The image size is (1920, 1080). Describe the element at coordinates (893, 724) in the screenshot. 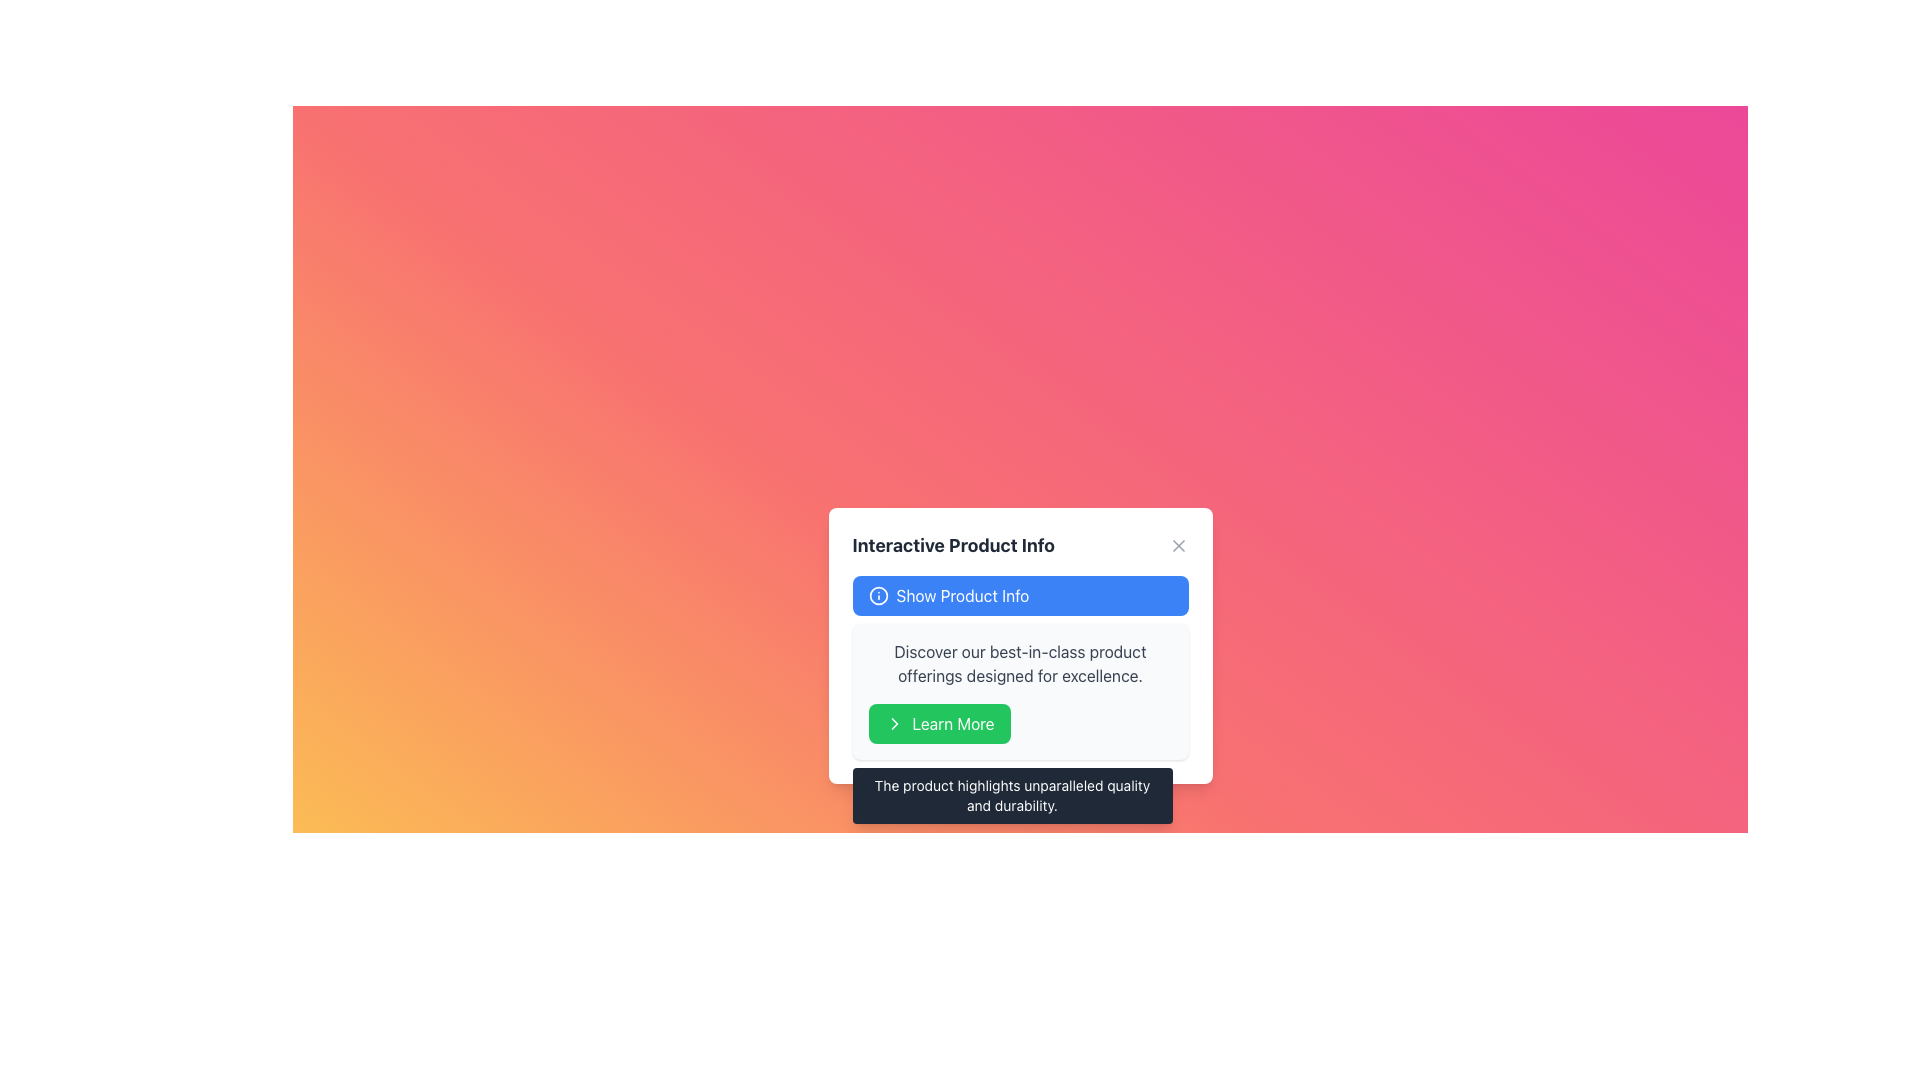

I see `the right-pointing chevron icon located inside the green 'Learn More' button` at that location.